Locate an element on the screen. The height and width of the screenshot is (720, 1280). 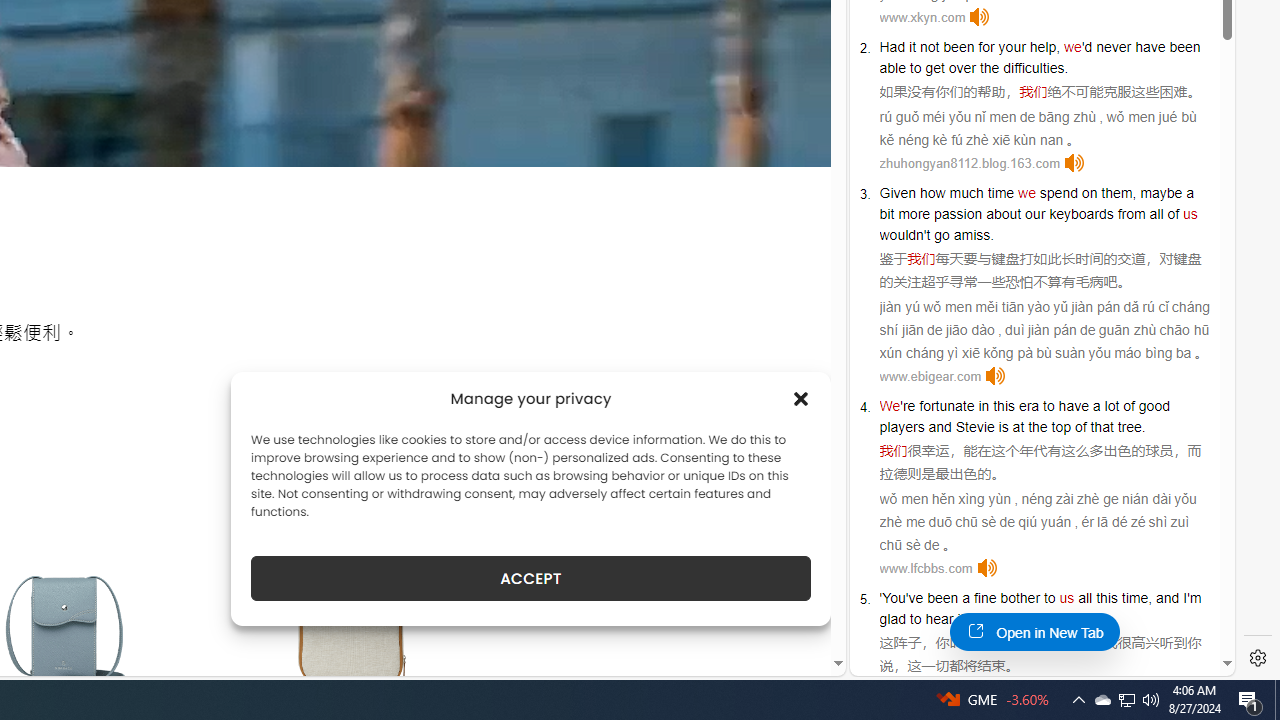
'all' is located at coordinates (1084, 596).